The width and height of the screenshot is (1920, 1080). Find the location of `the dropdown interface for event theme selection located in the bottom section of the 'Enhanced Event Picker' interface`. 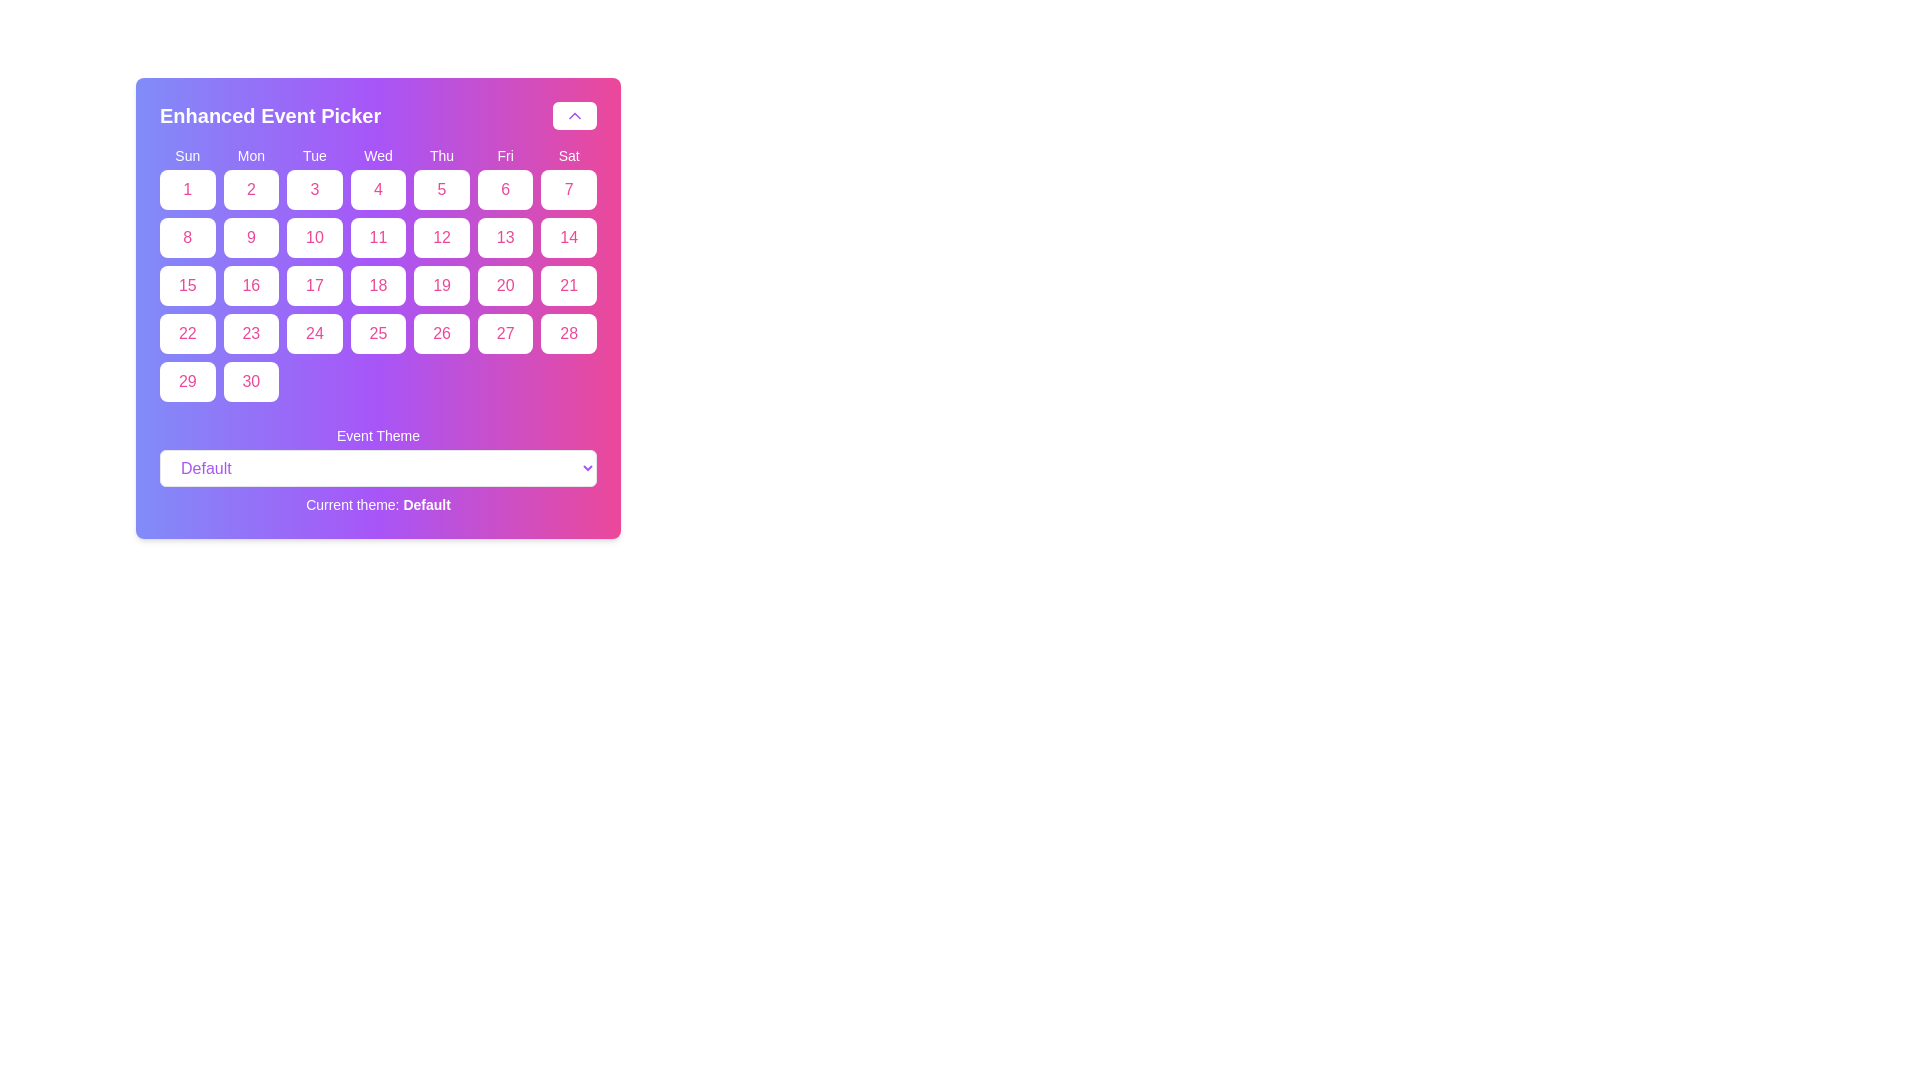

the dropdown interface for event theme selection located in the bottom section of the 'Enhanced Event Picker' interface is located at coordinates (378, 470).